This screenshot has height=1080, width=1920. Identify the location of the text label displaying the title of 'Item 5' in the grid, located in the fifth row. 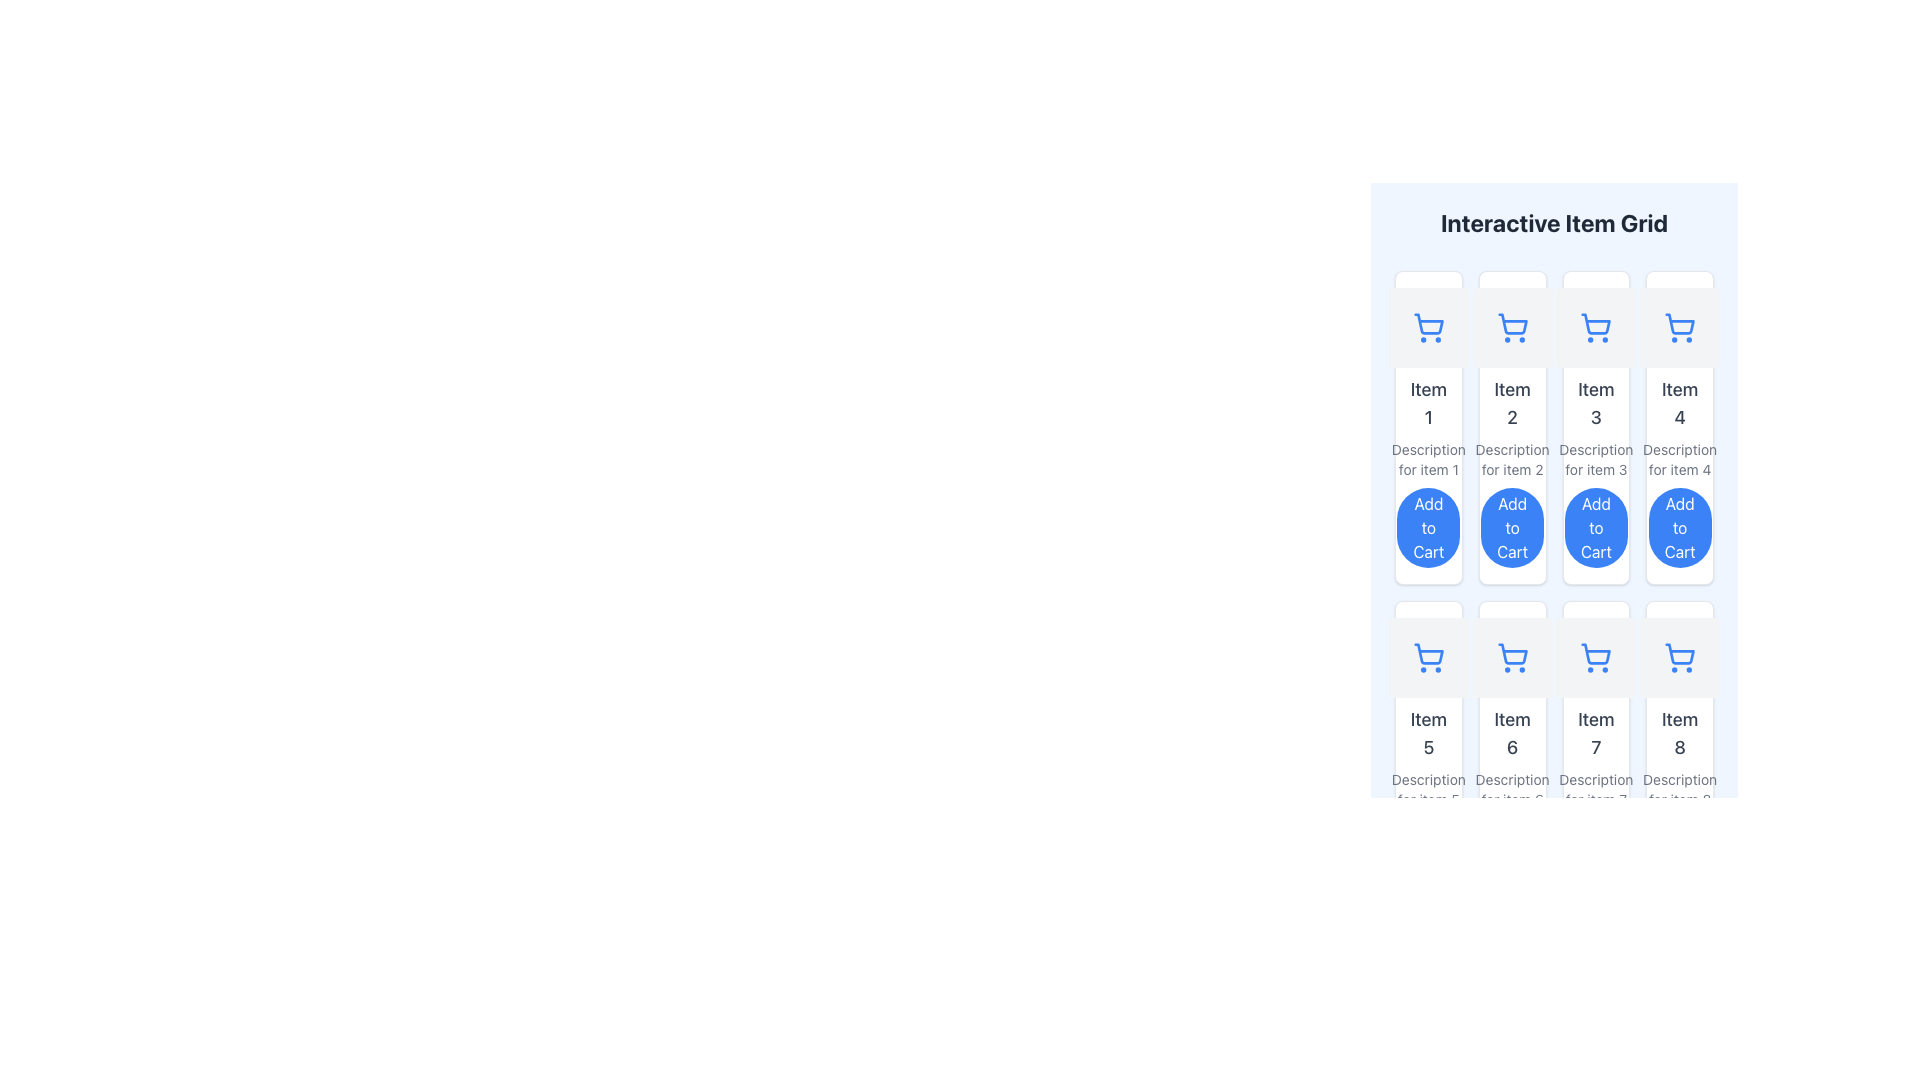
(1427, 733).